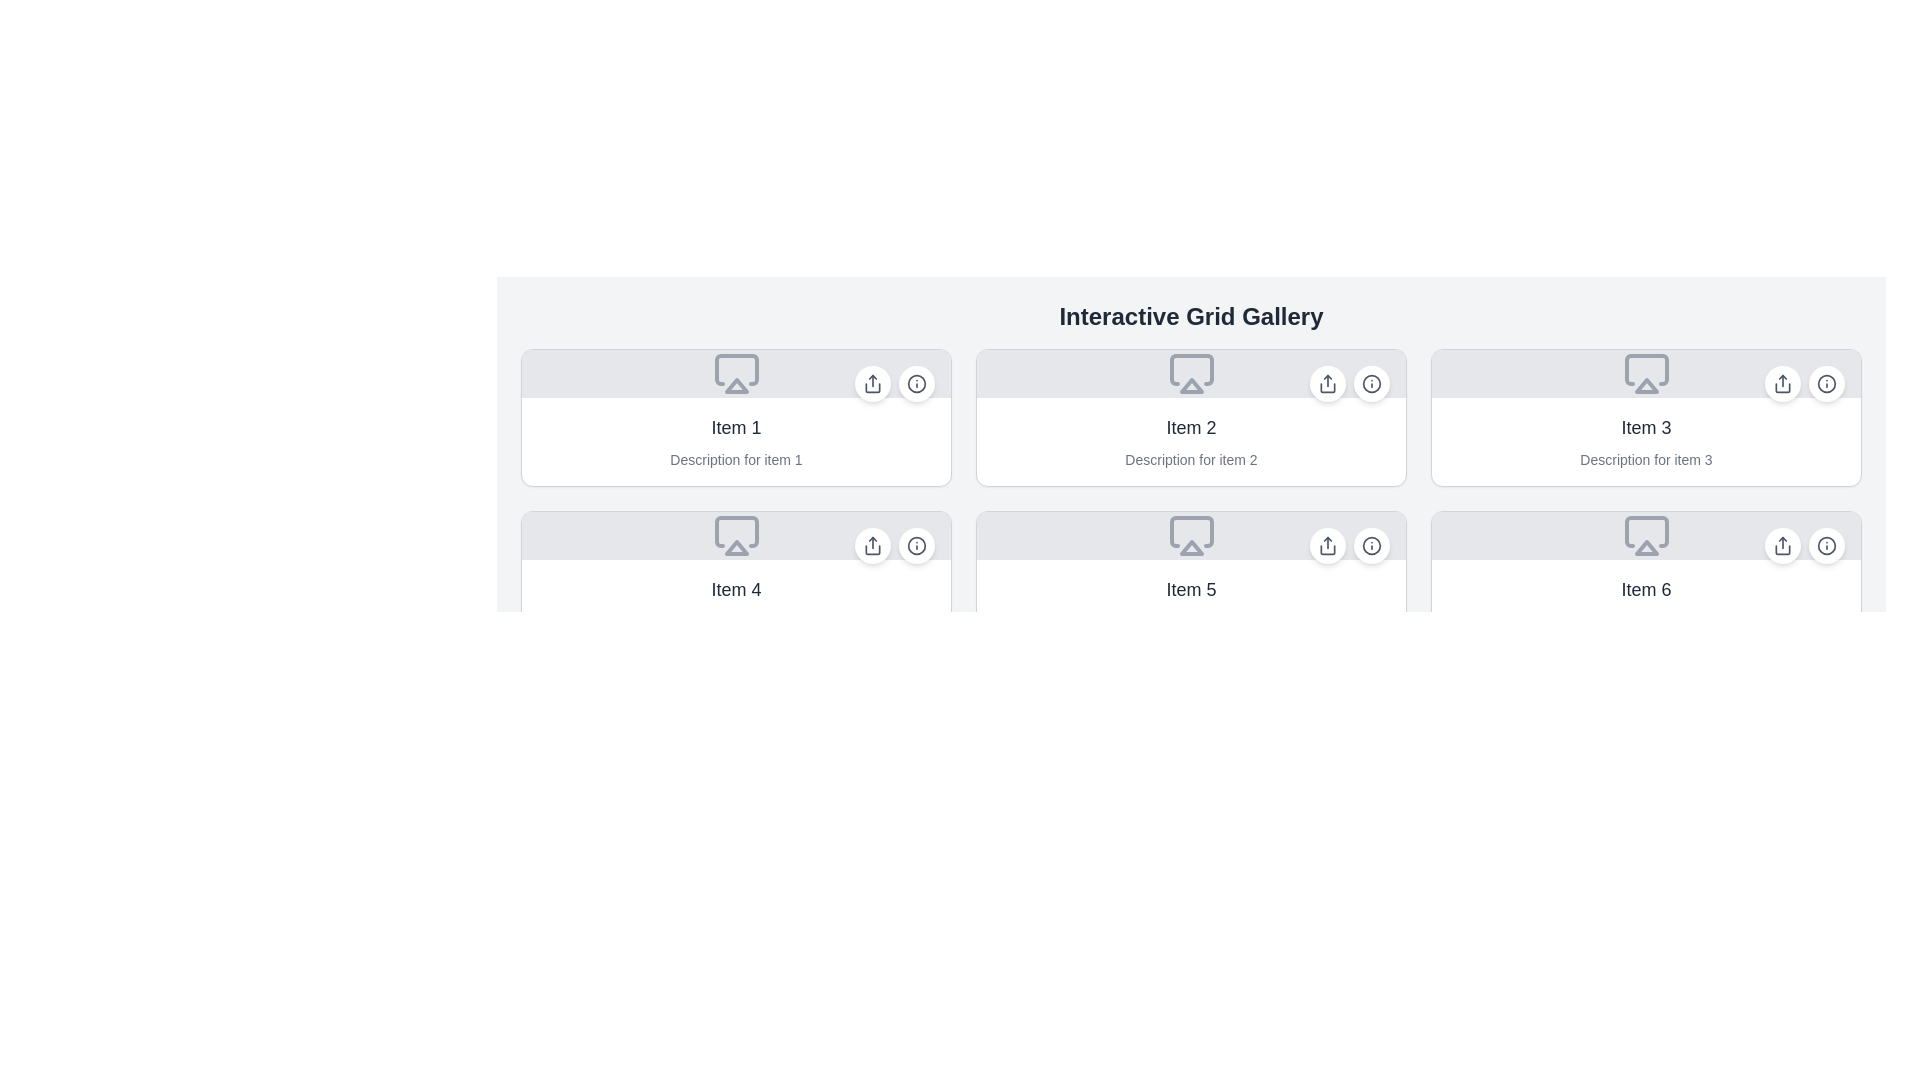 This screenshot has width=1920, height=1080. Describe the element at coordinates (1646, 374) in the screenshot. I see `the graphical icon located at the center-top of the 'Item 3' card in the 'Interactive Grid Gallery'` at that location.